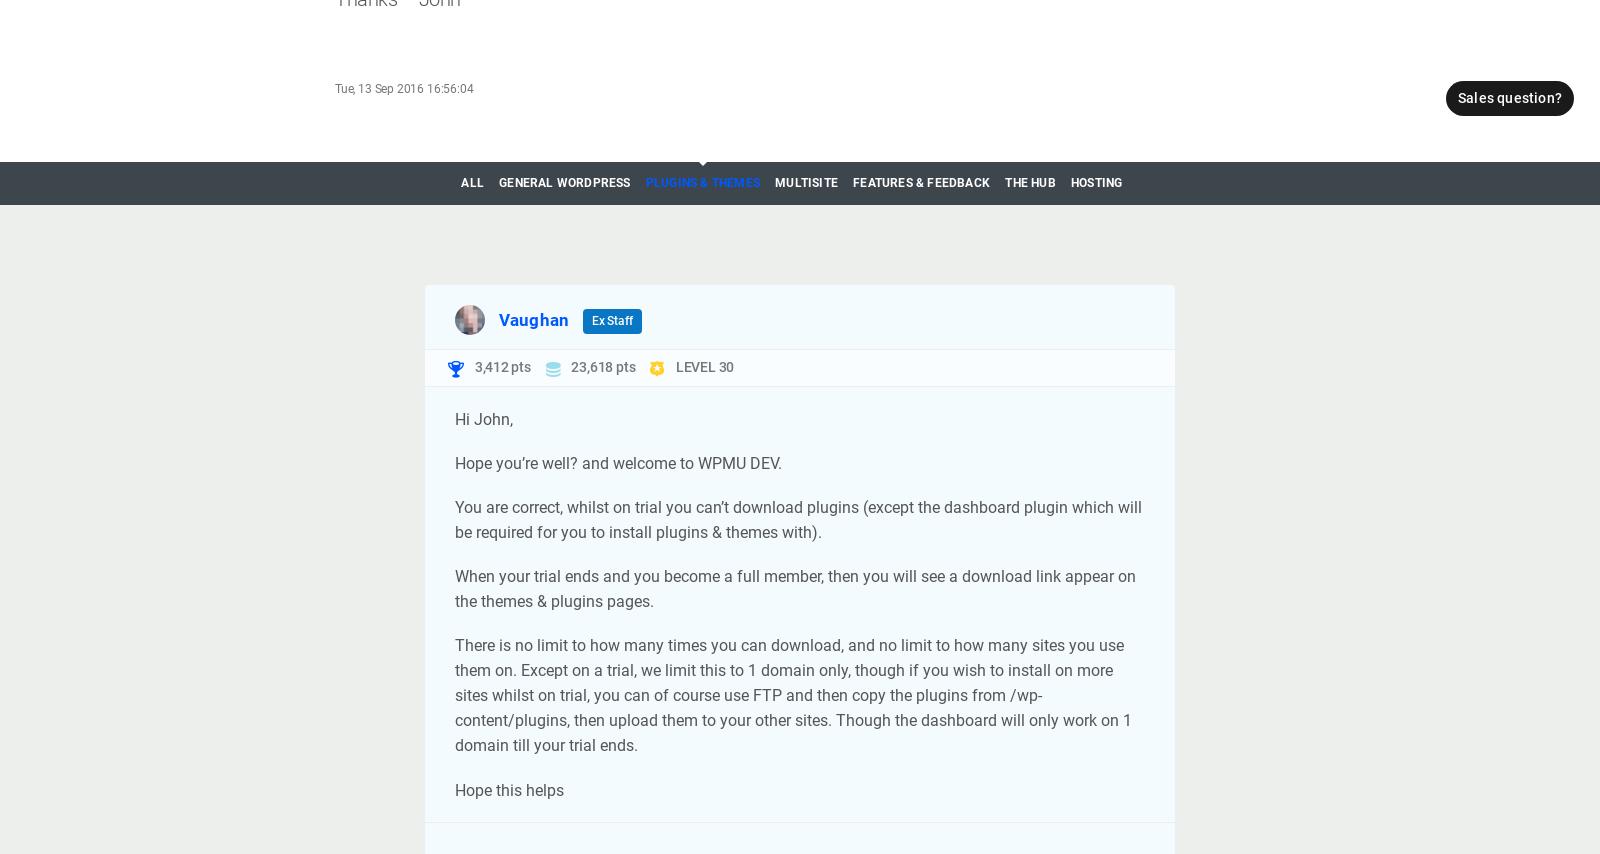 This screenshot has width=1600, height=854. What do you see at coordinates (851, 181) in the screenshot?
I see `'Features & Feedback'` at bounding box center [851, 181].